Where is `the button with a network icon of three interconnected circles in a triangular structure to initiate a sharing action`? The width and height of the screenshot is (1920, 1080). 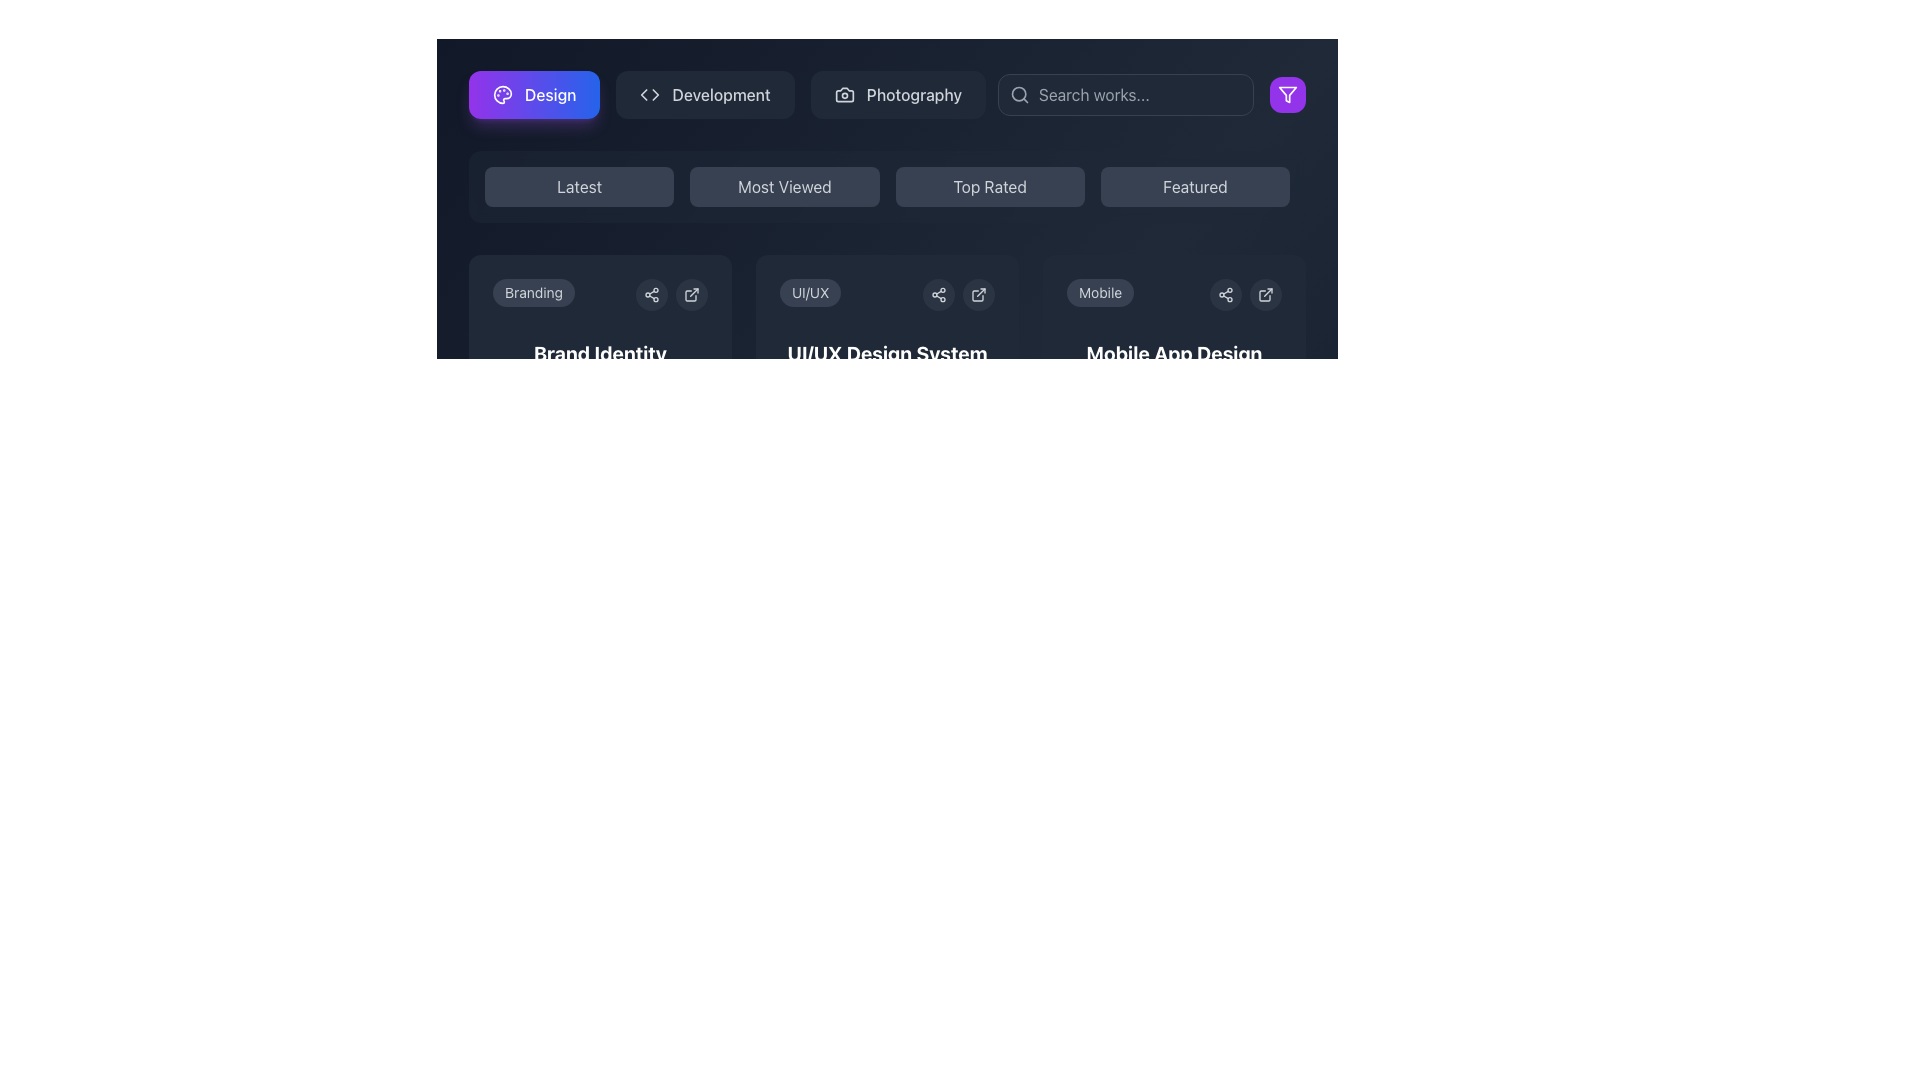 the button with a network icon of three interconnected circles in a triangular structure to initiate a sharing action is located at coordinates (938, 294).